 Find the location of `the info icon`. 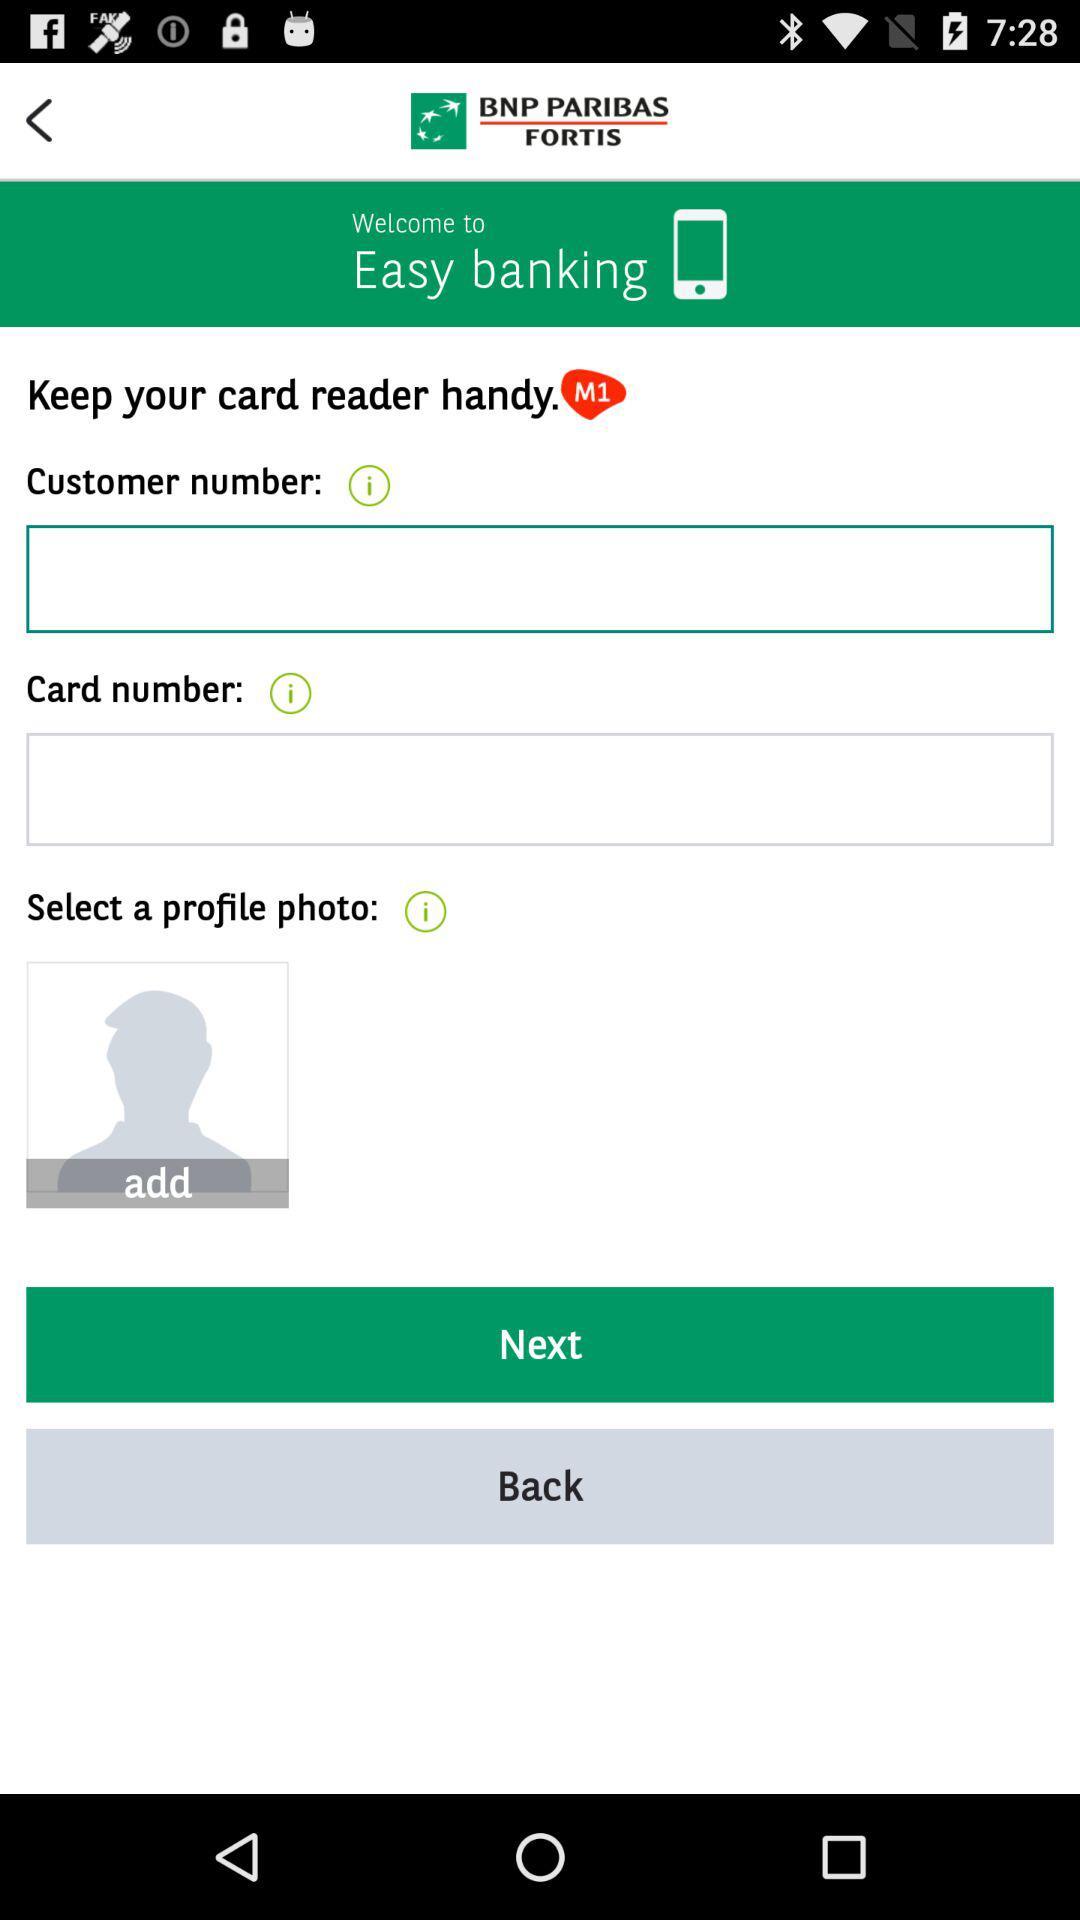

the info icon is located at coordinates (369, 519).